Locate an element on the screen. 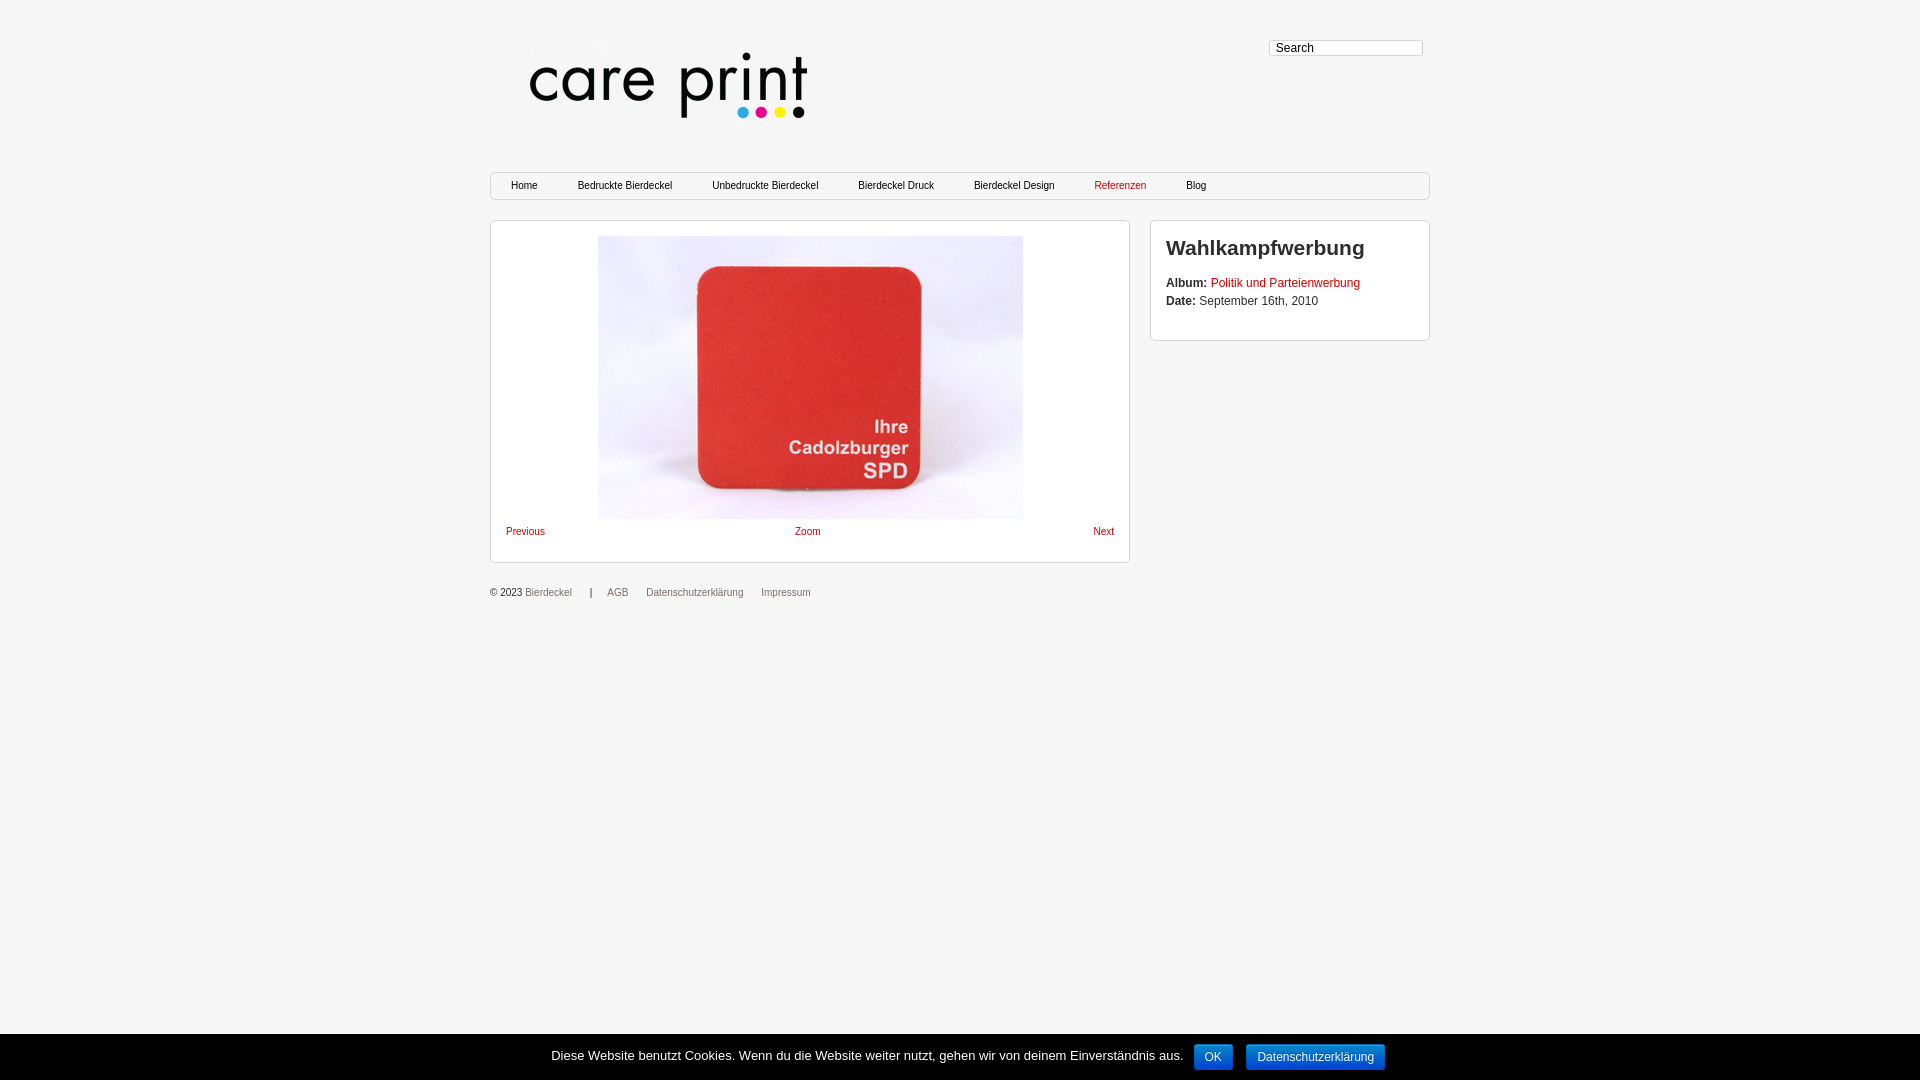 Image resolution: width=1920 pixels, height=1080 pixels. 'Referenzen' is located at coordinates (1121, 185).